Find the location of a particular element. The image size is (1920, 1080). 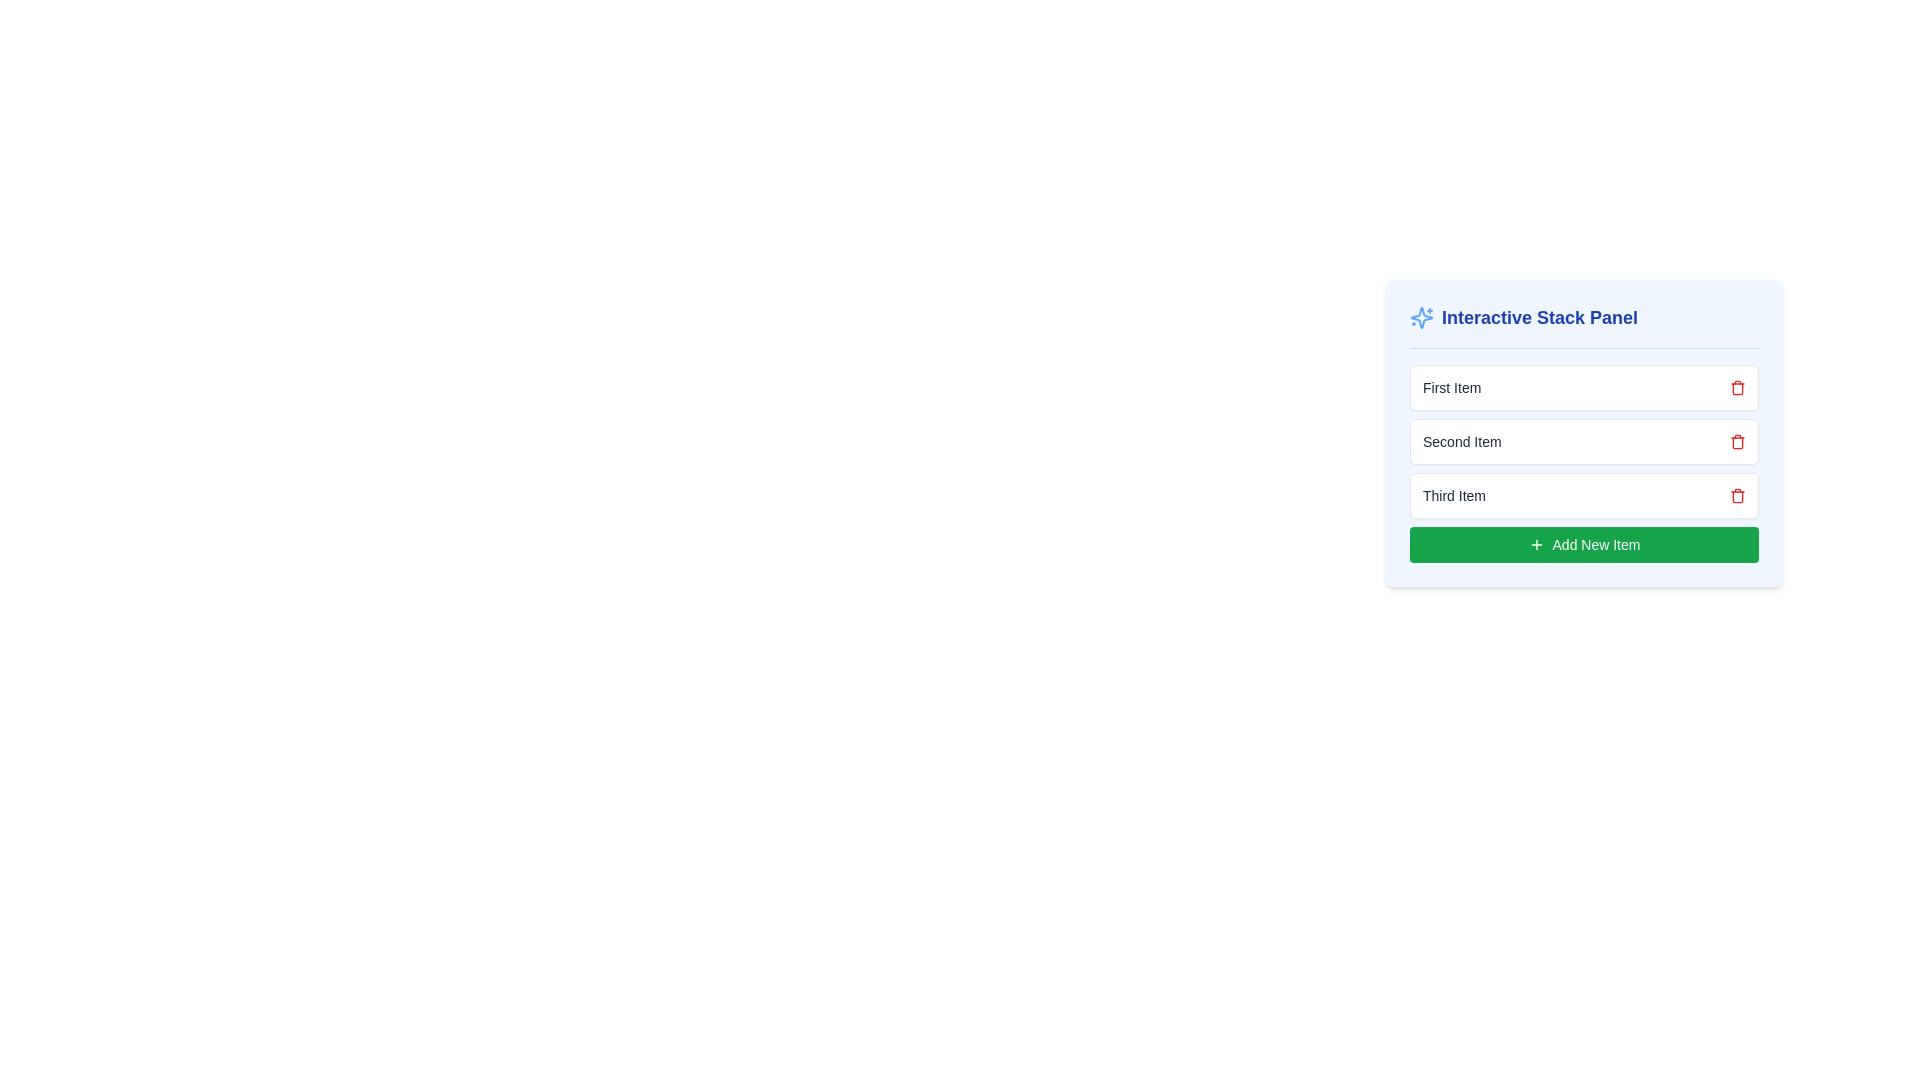

the delete button for the 'Second Item' in the interactive stack panel is located at coordinates (1736, 441).